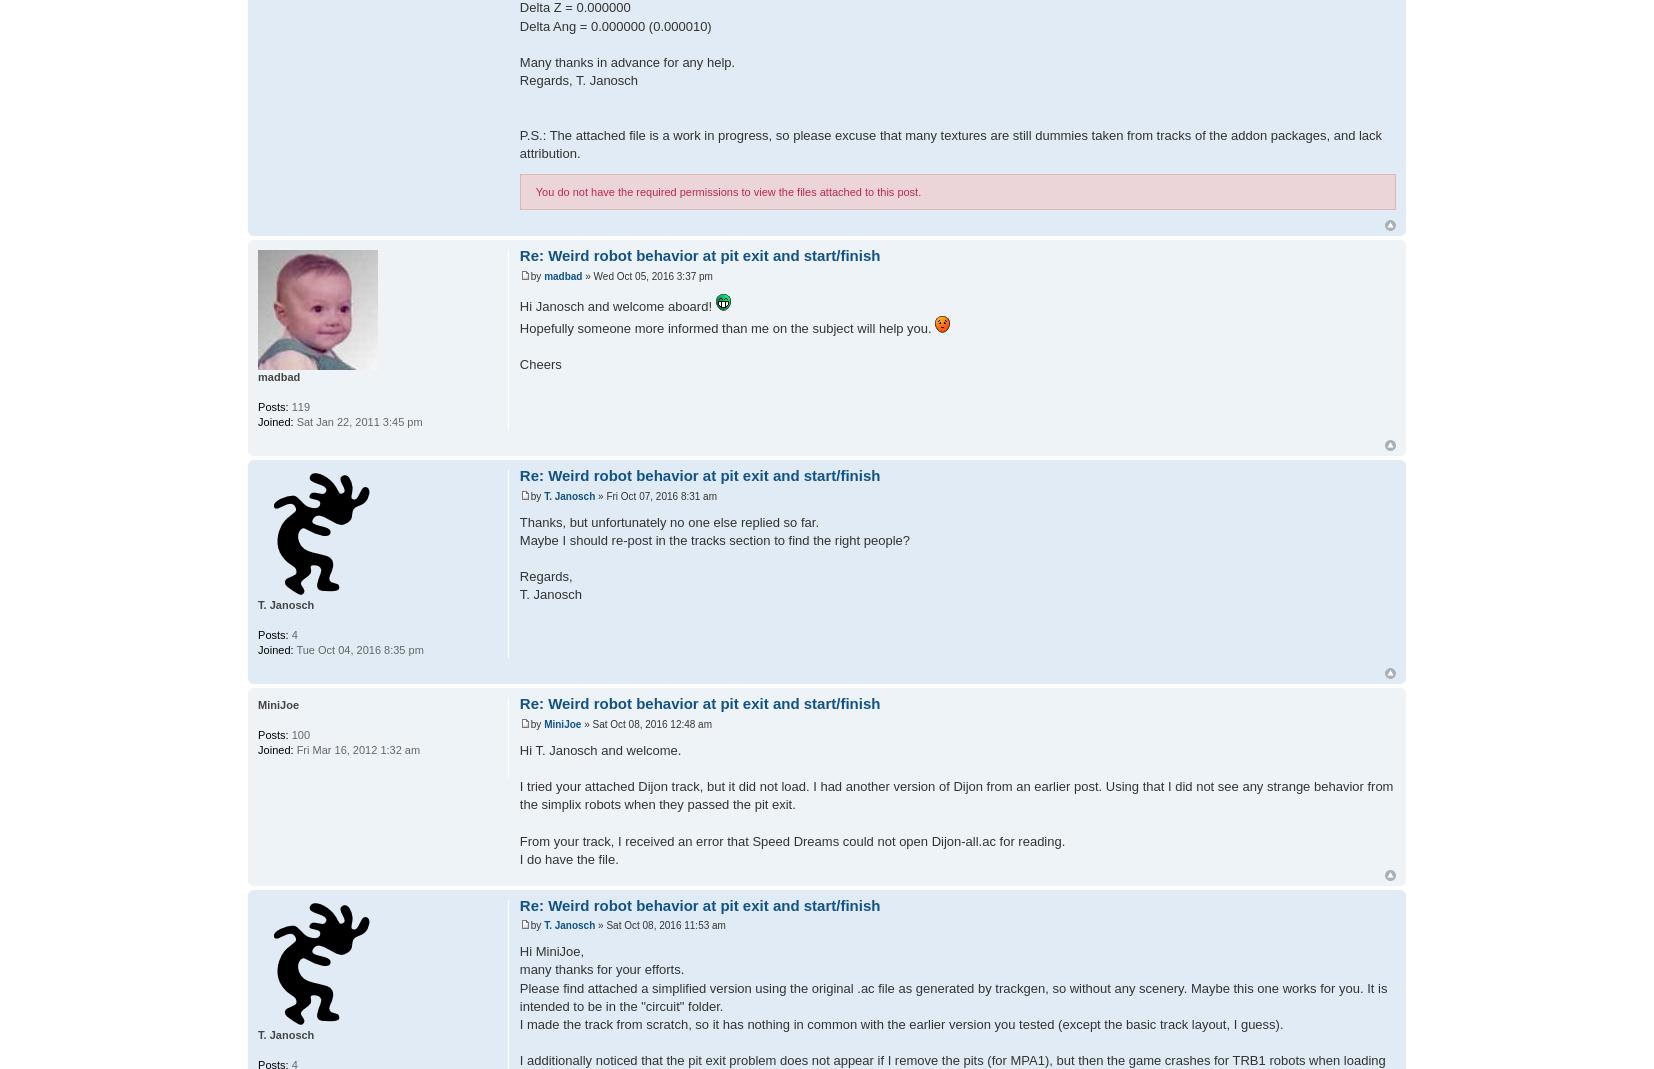 This screenshot has height=1069, width=1654. What do you see at coordinates (551, 950) in the screenshot?
I see `'Hi MiniJoe,'` at bounding box center [551, 950].